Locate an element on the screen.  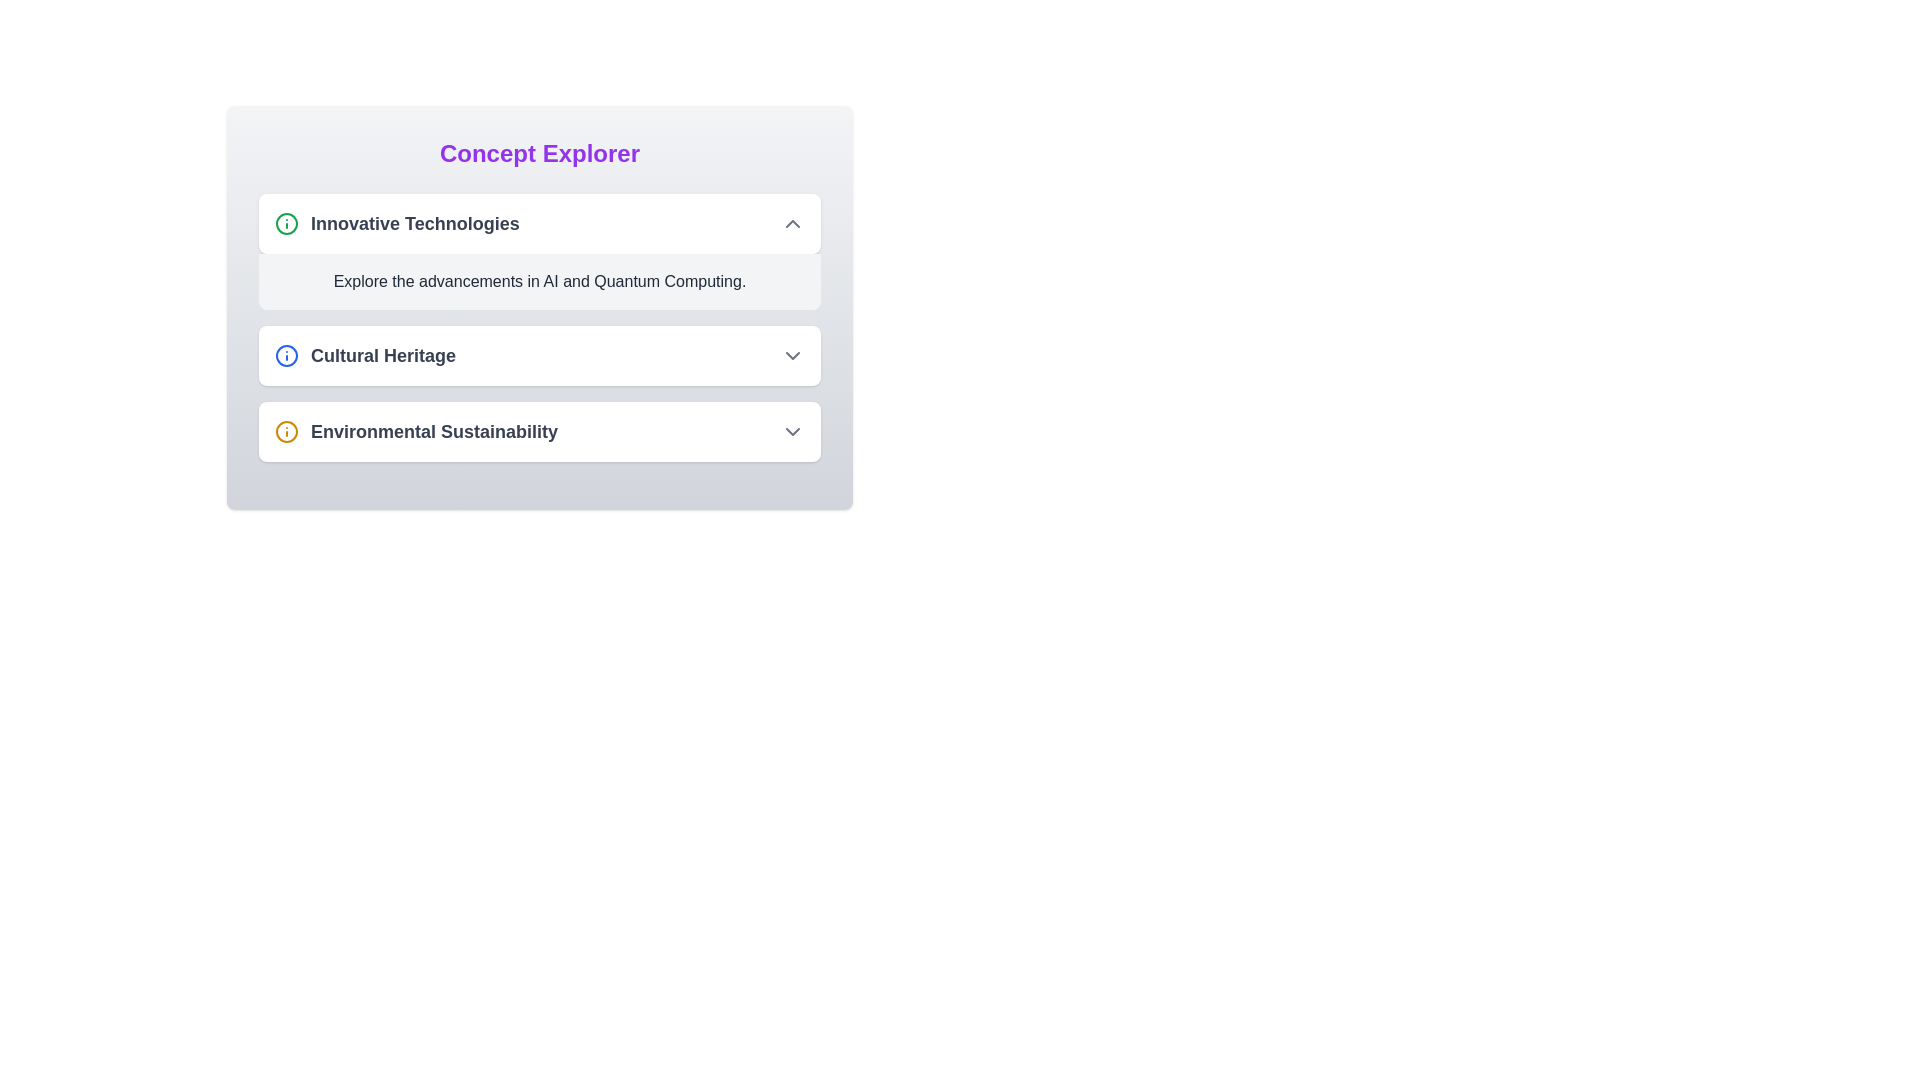
the Collapsible Header titled 'Environmental Sustainability' is located at coordinates (539, 431).